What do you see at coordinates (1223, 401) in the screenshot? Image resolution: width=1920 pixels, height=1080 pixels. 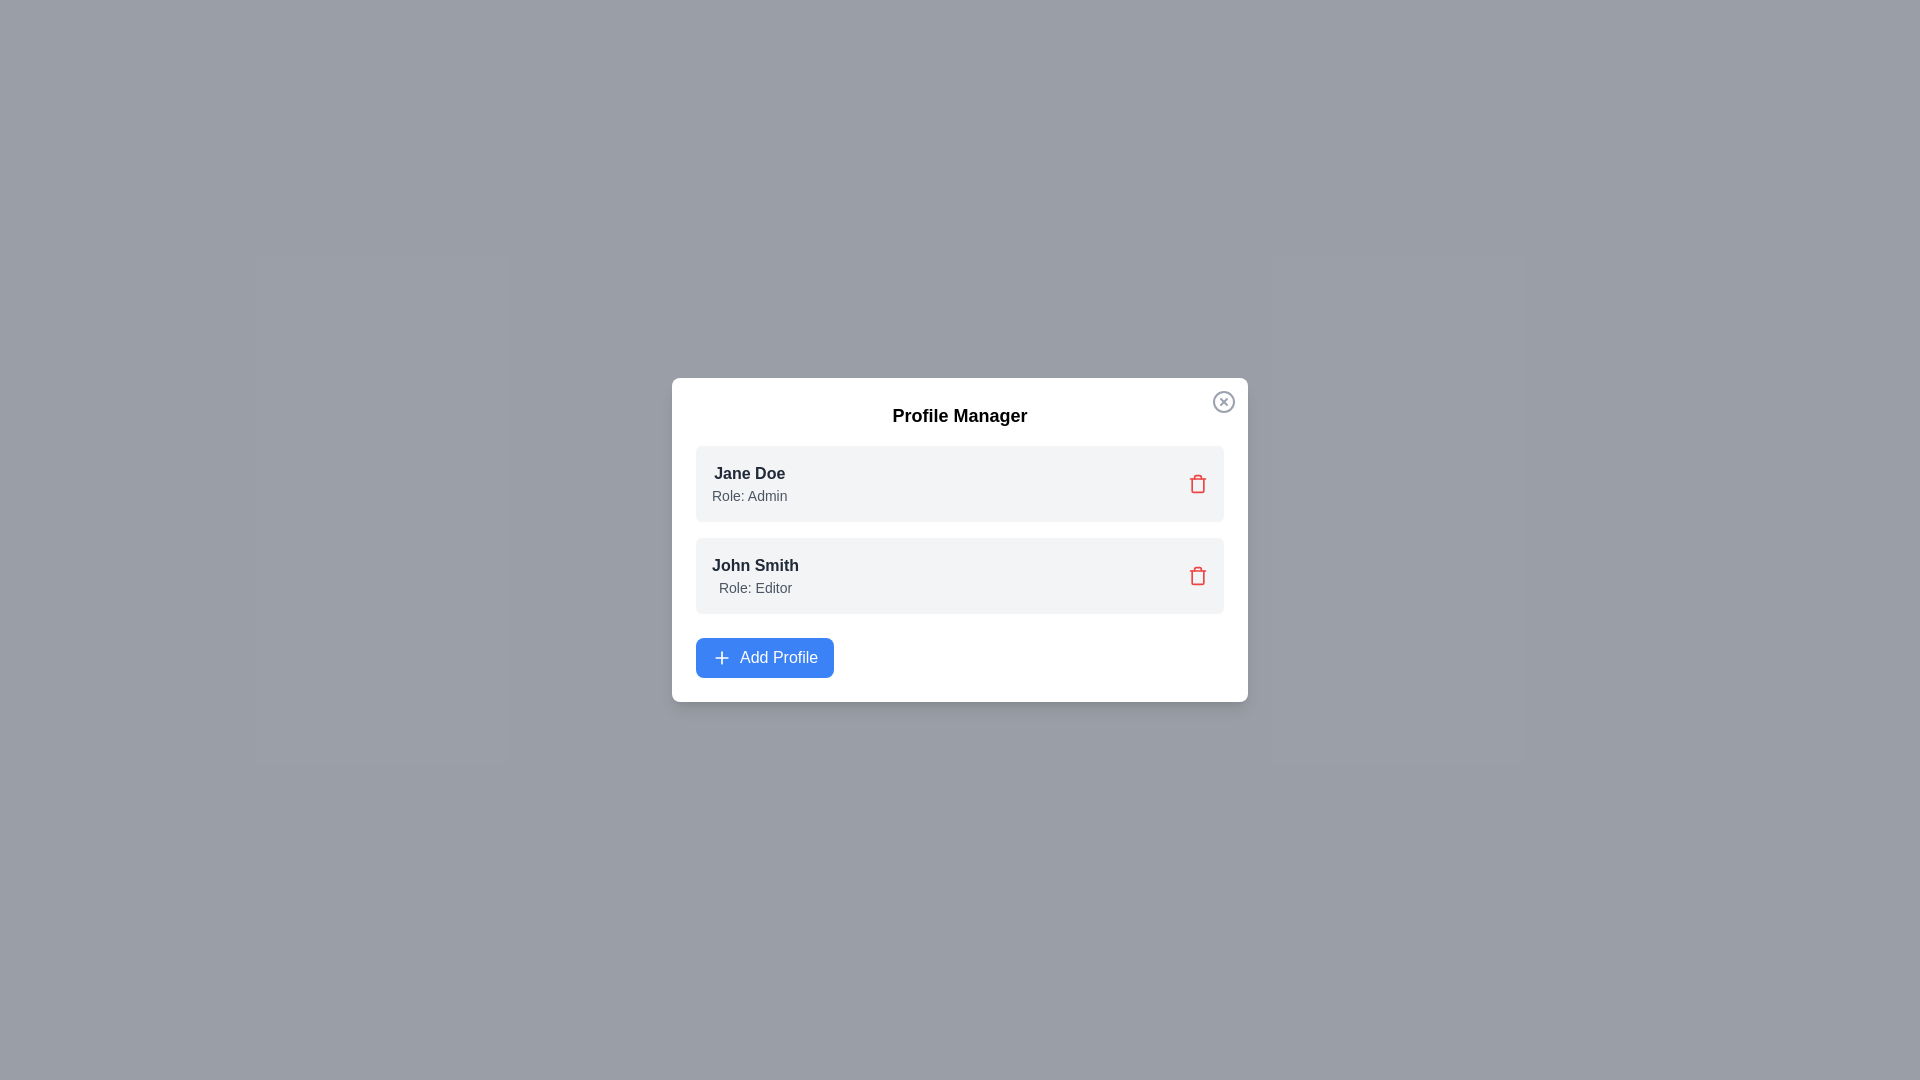 I see `the close button located at the top-right corner of the dialog` at bounding box center [1223, 401].